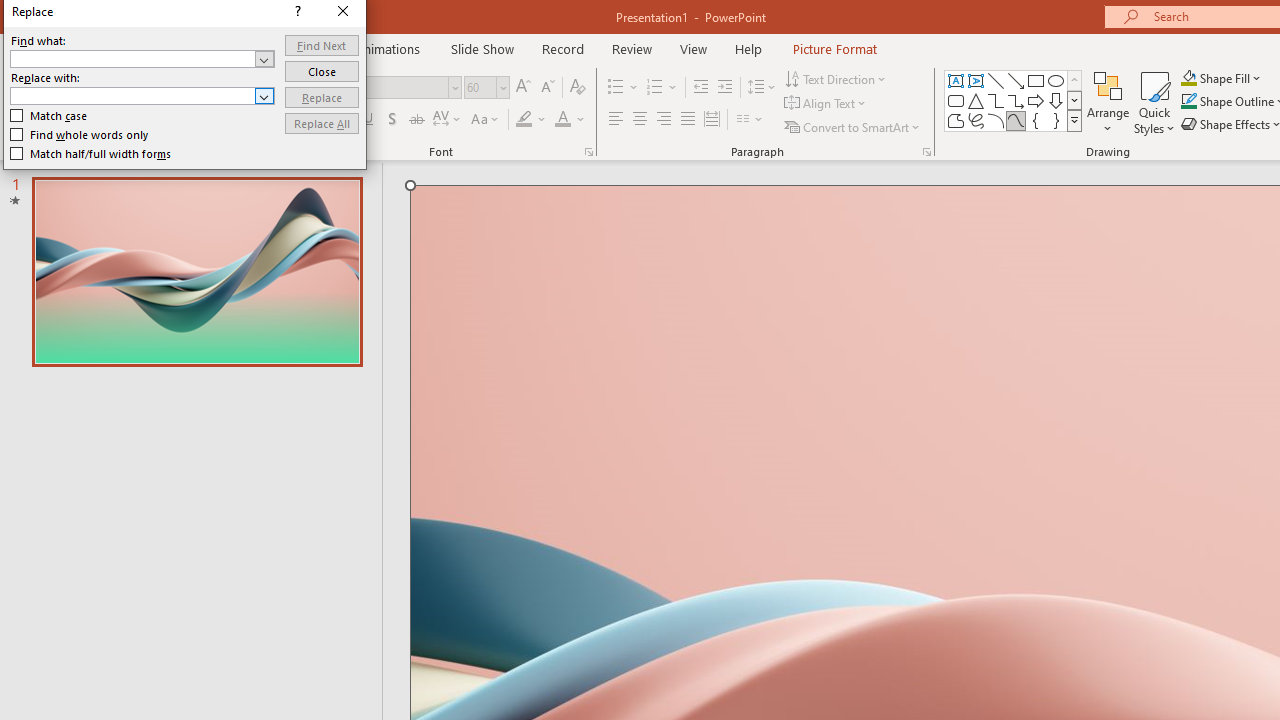 This screenshot has height=720, width=1280. I want to click on 'Find what', so click(132, 58).